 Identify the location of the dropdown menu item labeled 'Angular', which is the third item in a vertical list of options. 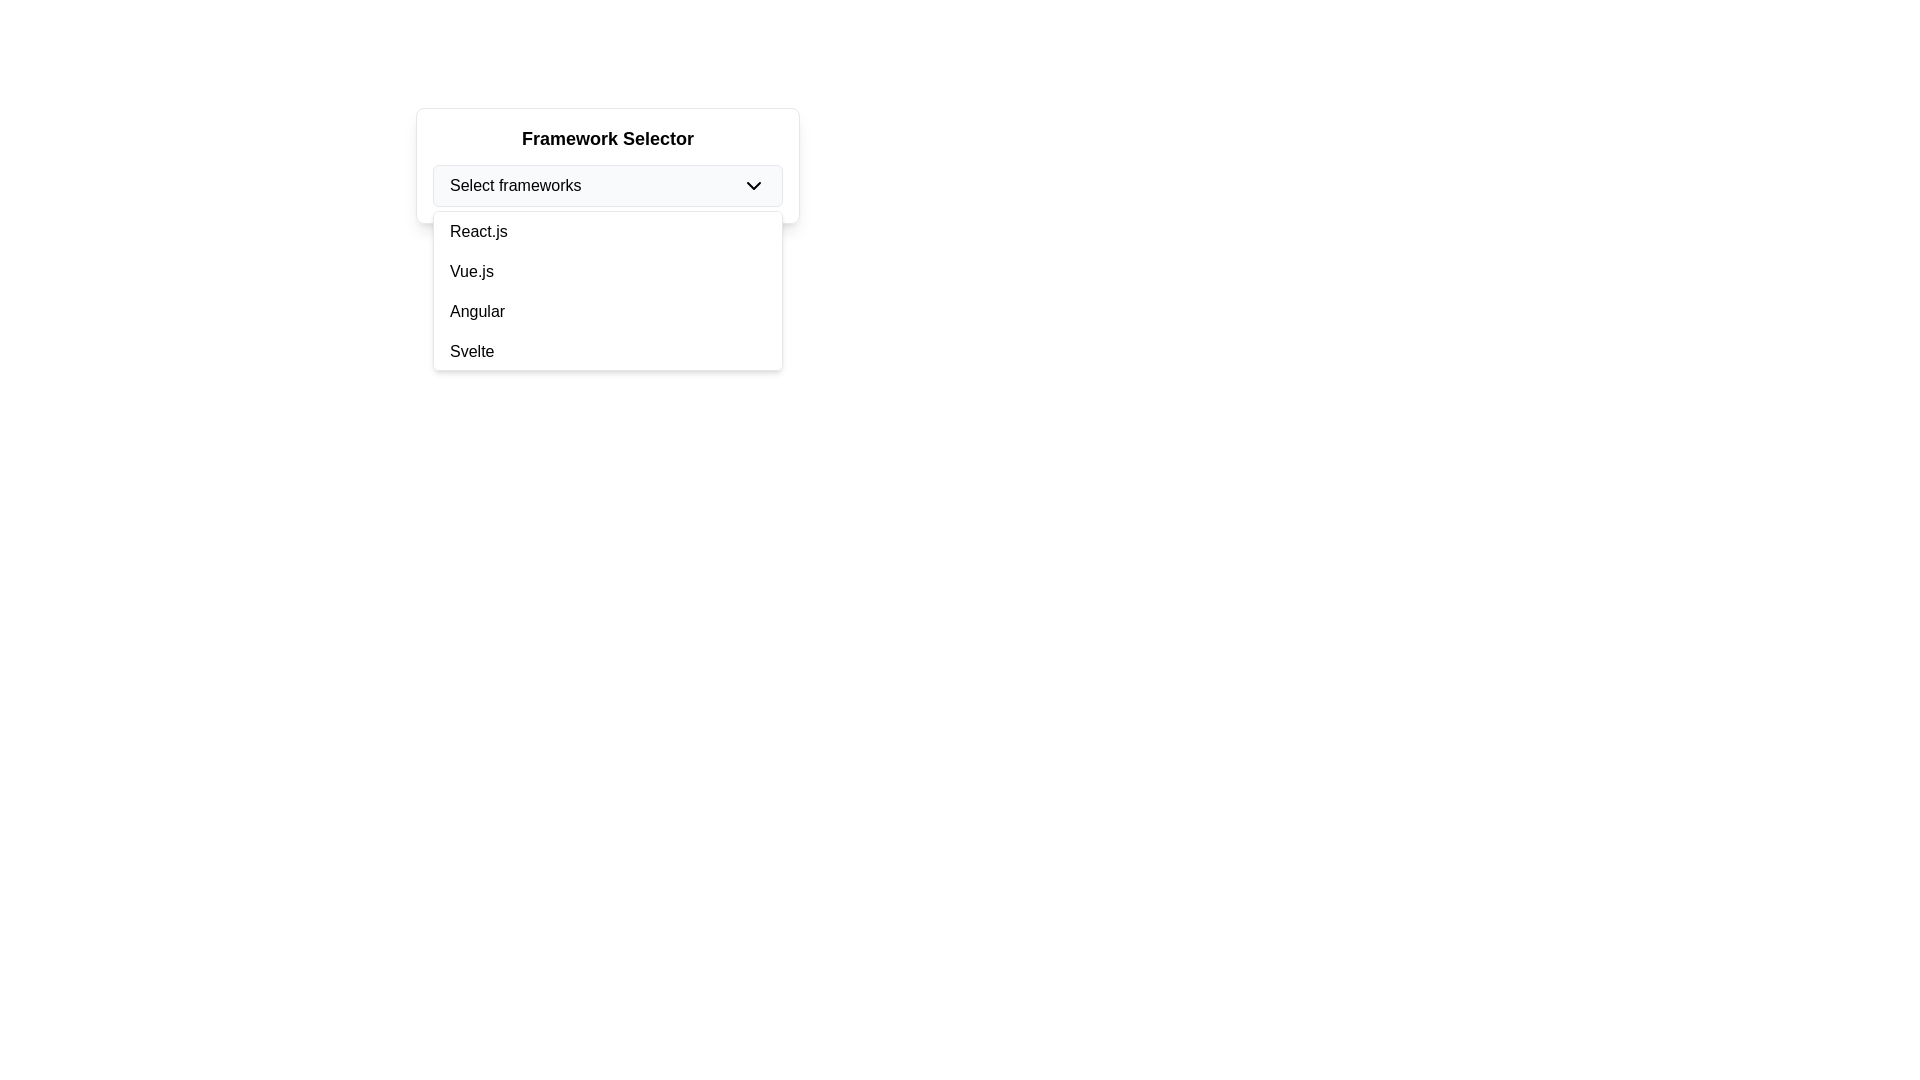
(607, 312).